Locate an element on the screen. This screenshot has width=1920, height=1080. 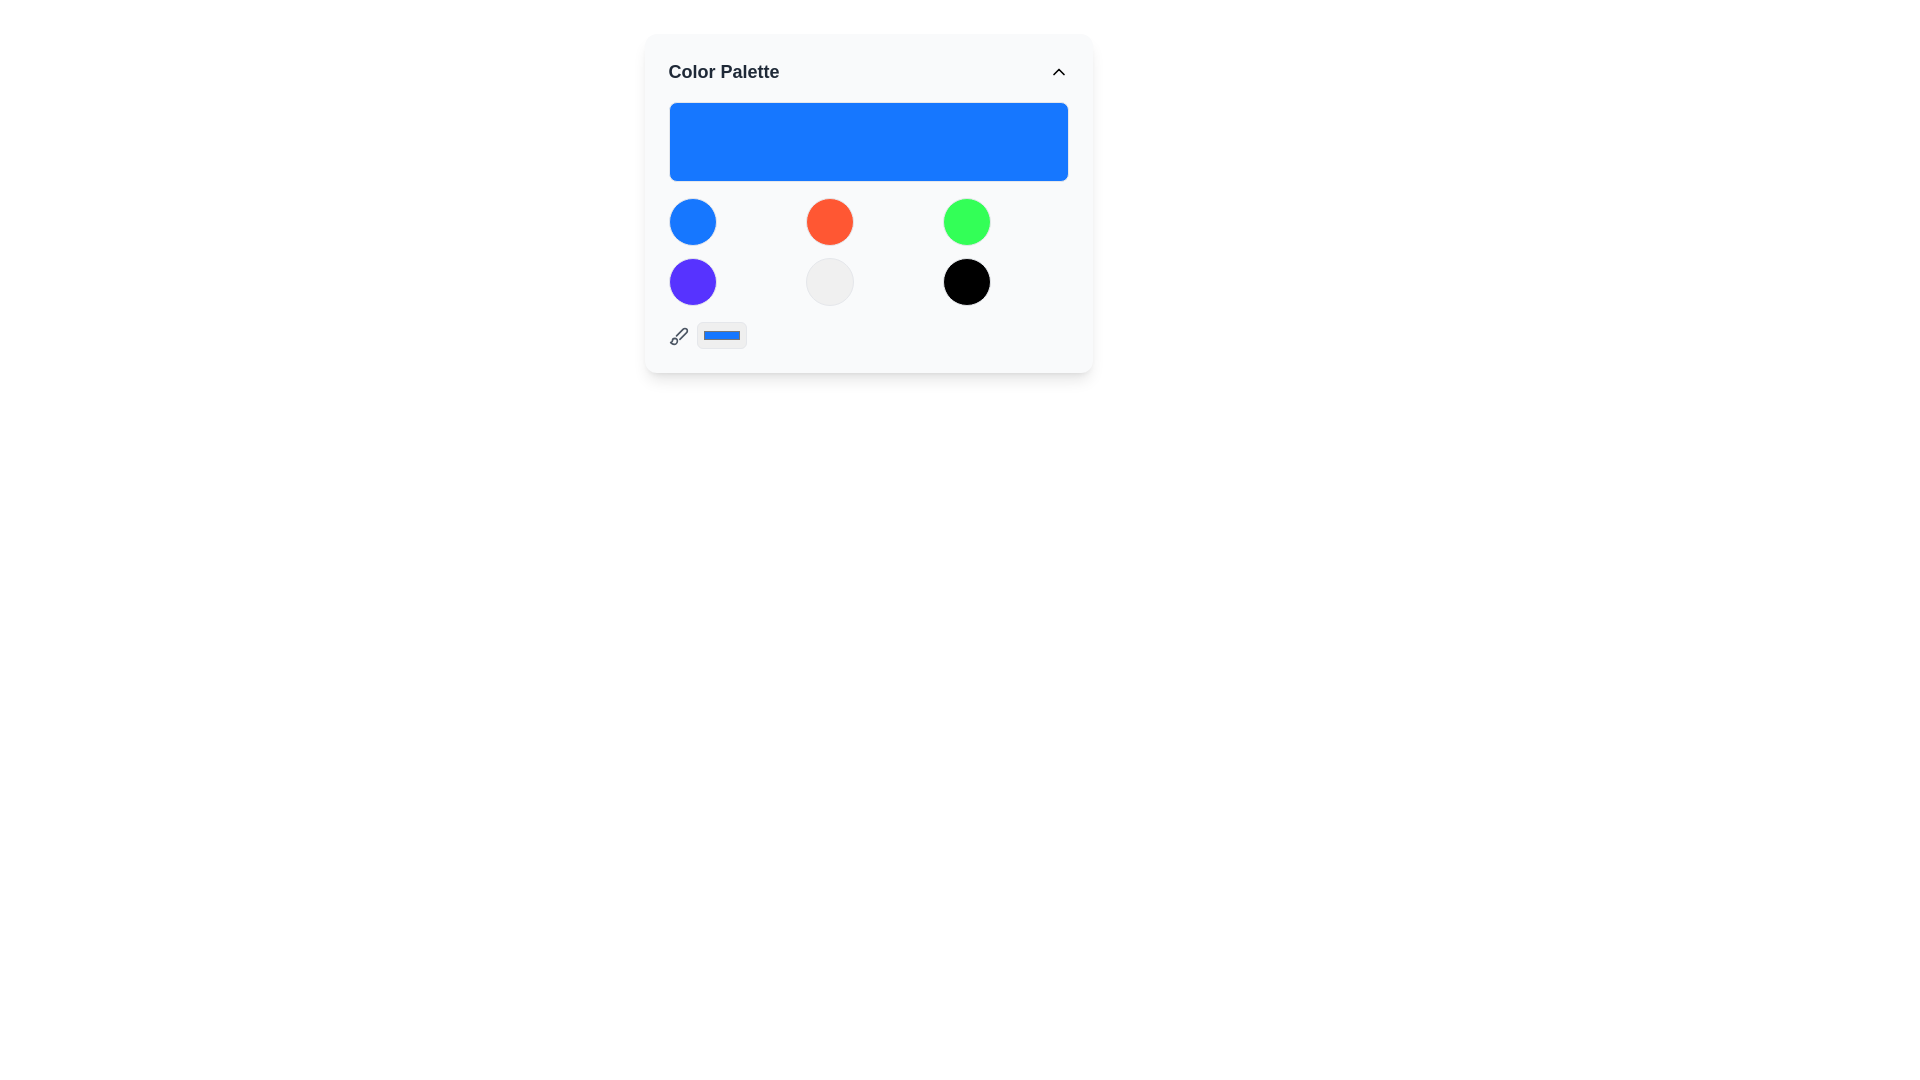
the upward arrow button on the right side of the 'Color Palette' section is located at coordinates (1057, 71).